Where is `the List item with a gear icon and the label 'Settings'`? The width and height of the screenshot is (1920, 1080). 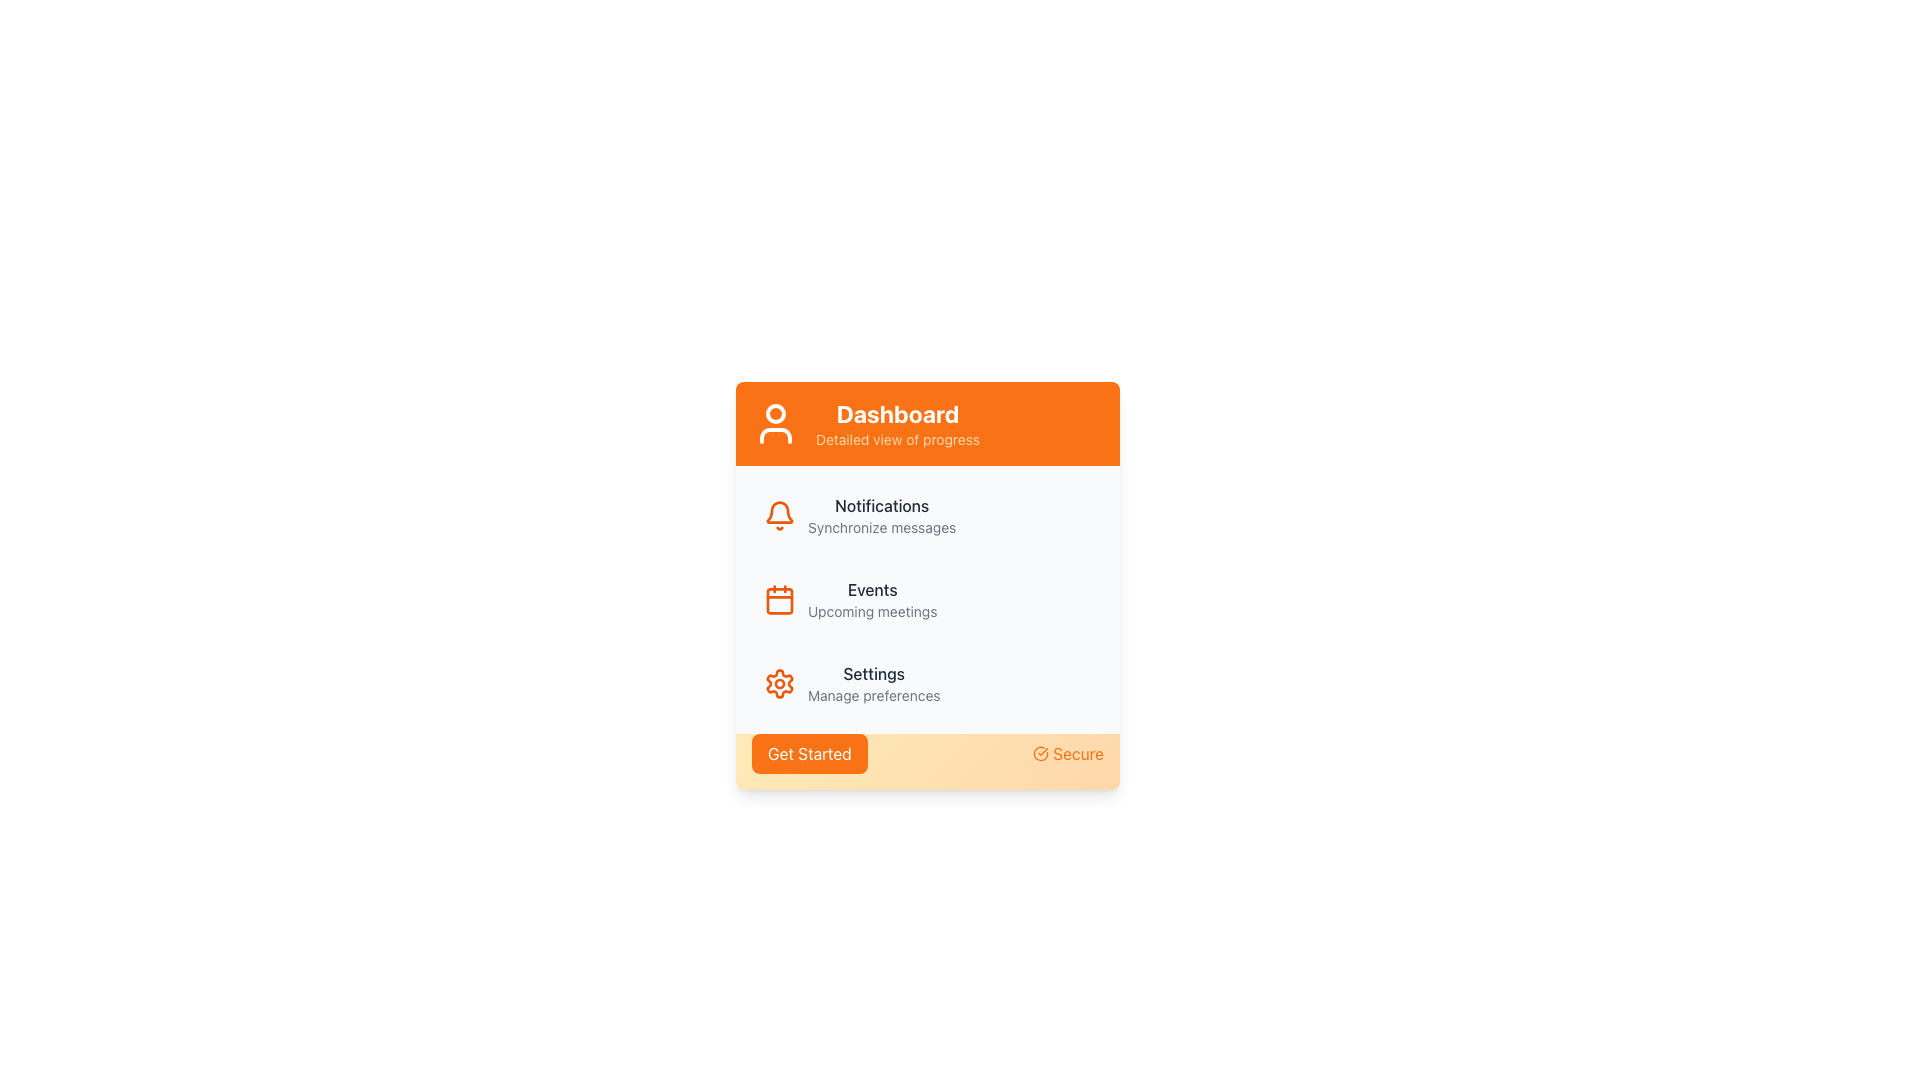
the List item with a gear icon and the label 'Settings' is located at coordinates (926, 682).